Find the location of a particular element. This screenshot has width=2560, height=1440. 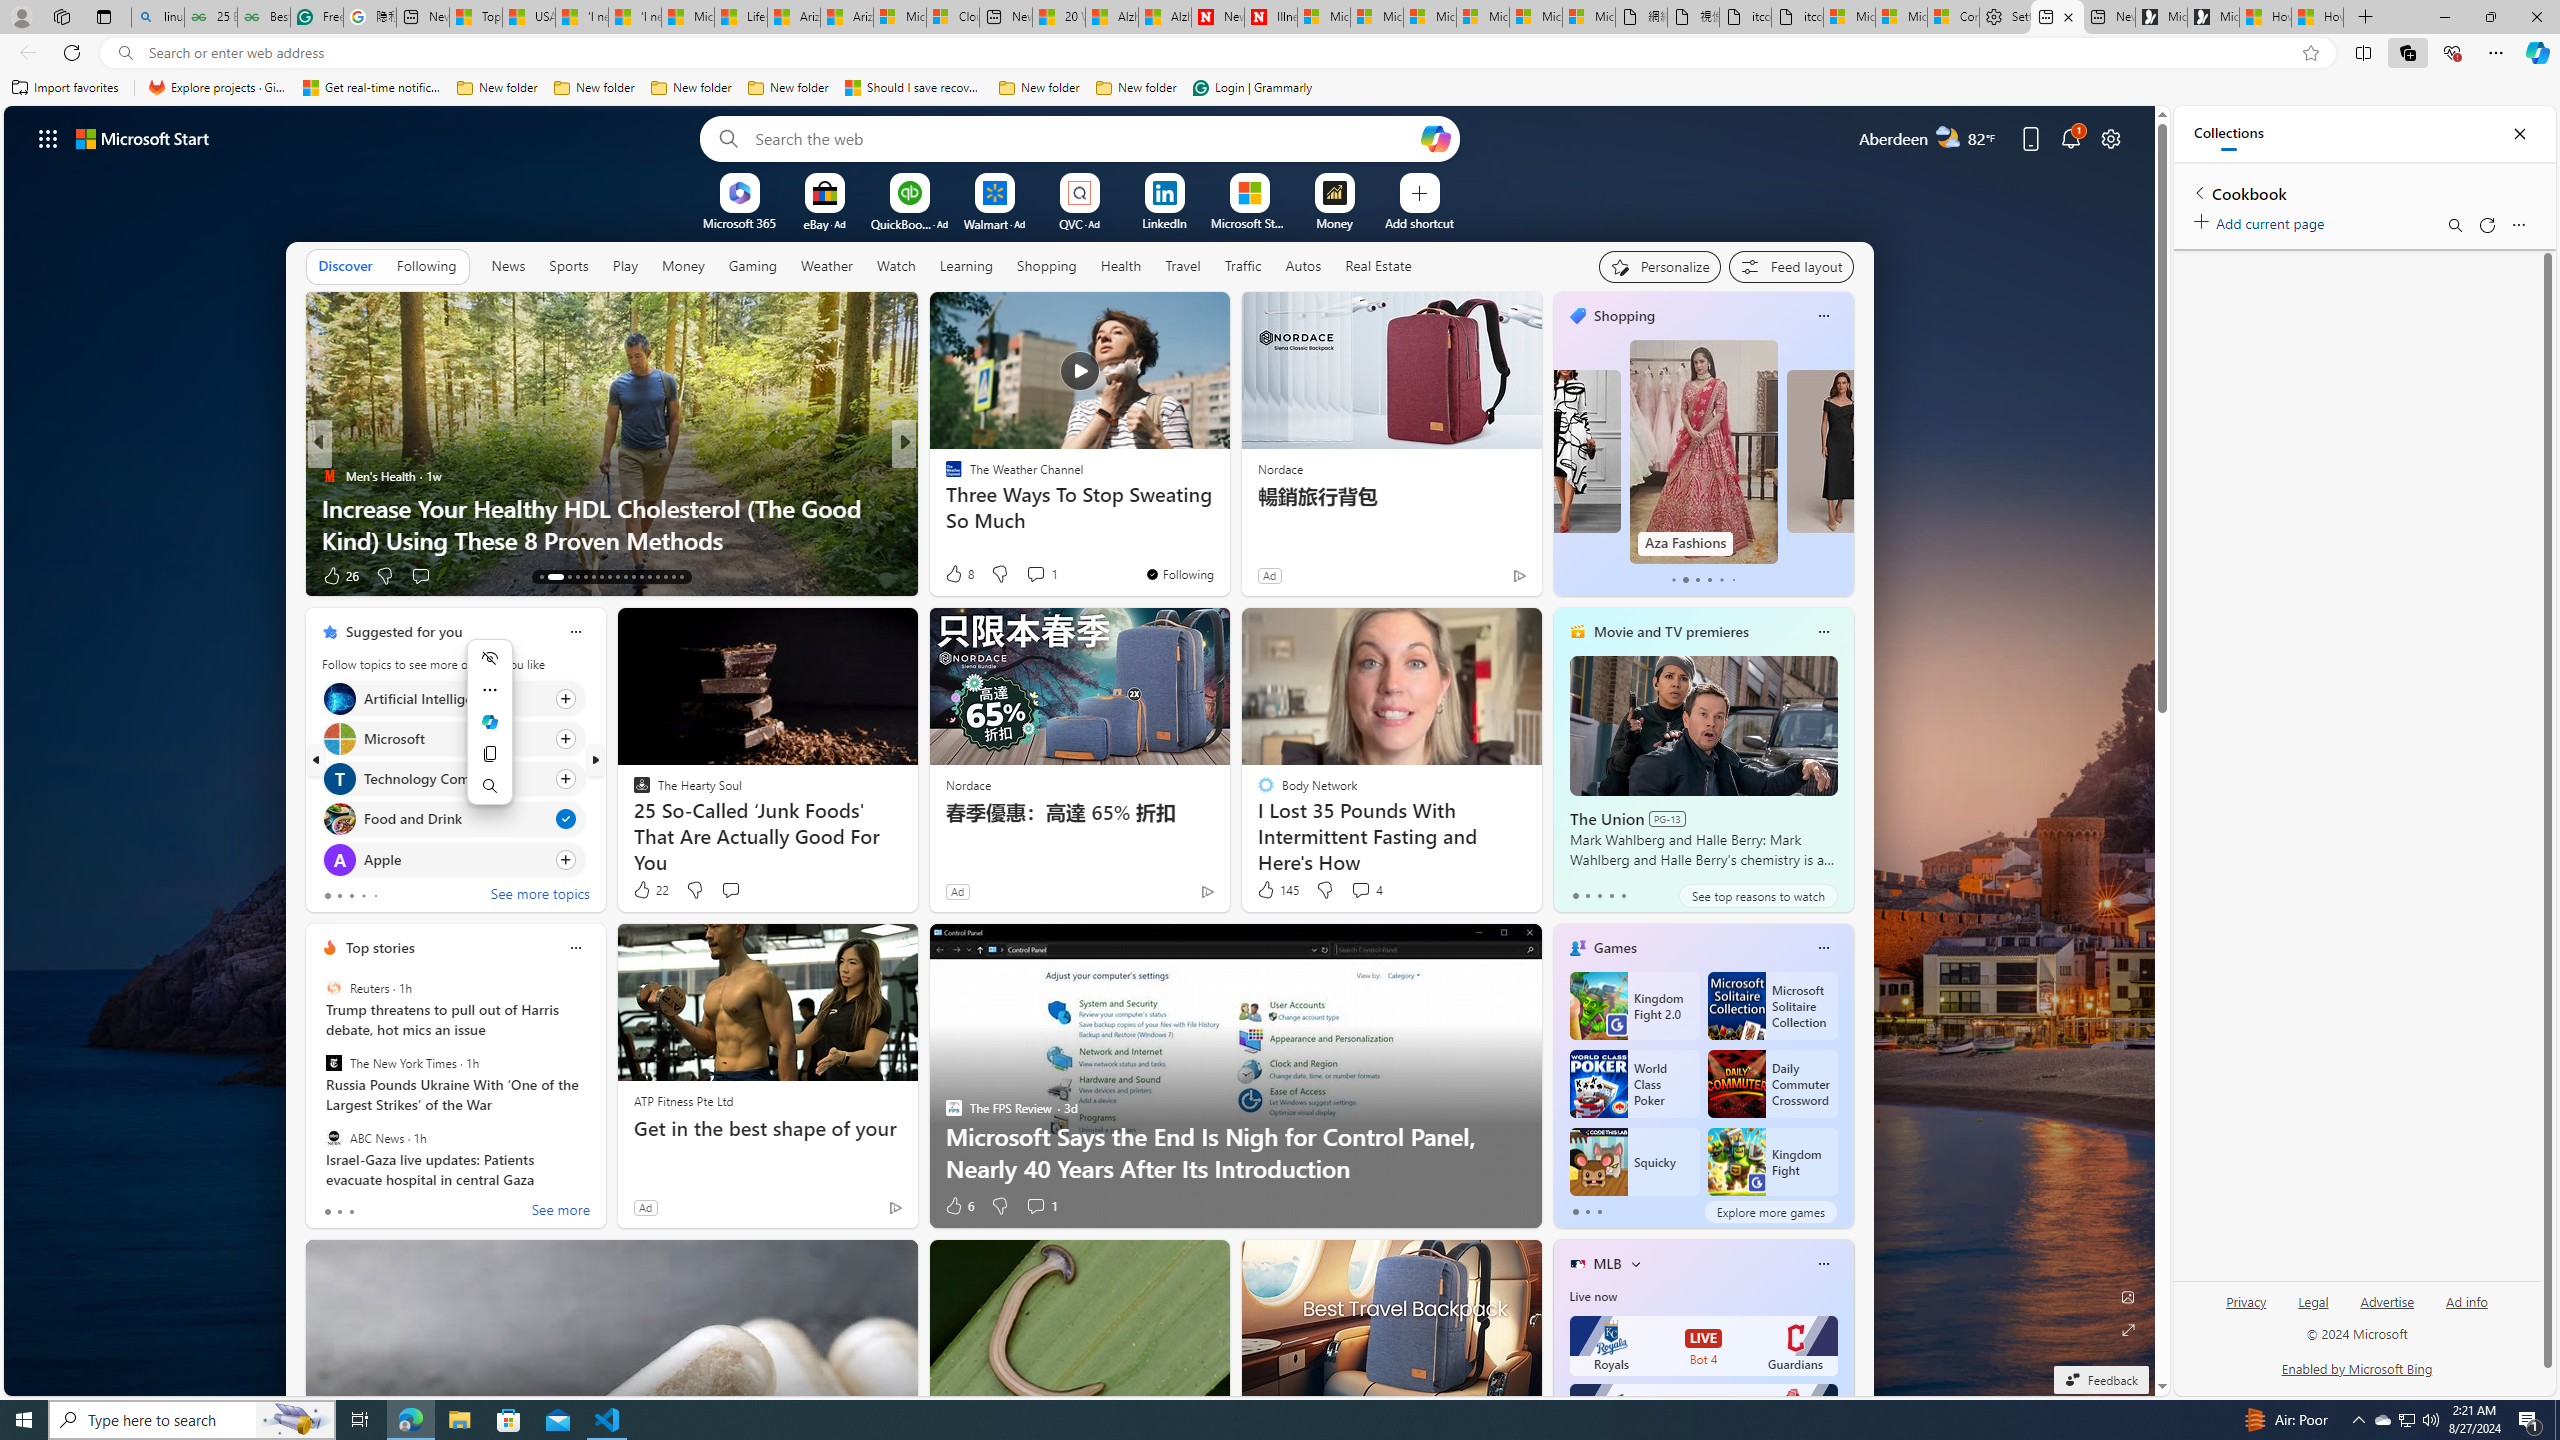

'147 Like' is located at coordinates (957, 575).